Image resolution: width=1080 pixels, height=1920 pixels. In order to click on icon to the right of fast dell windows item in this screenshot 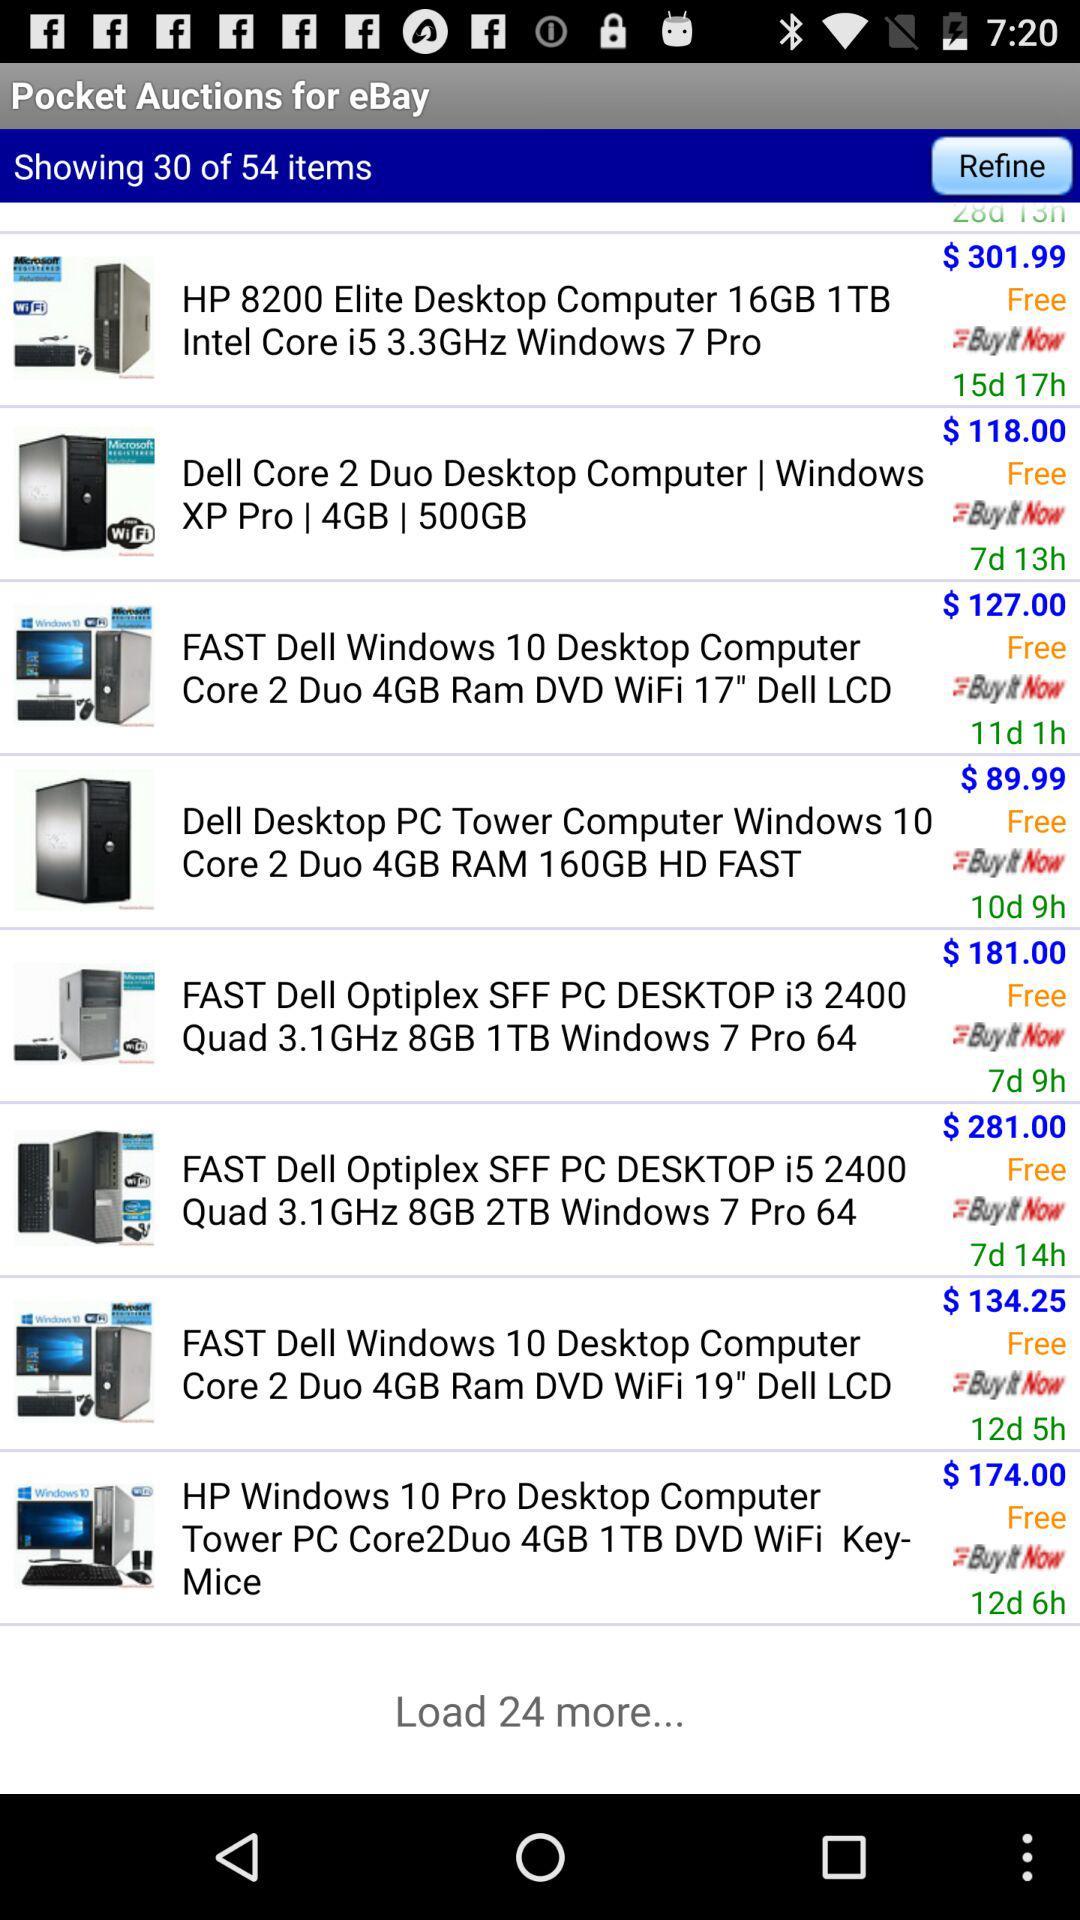, I will do `click(1004, 1299)`.